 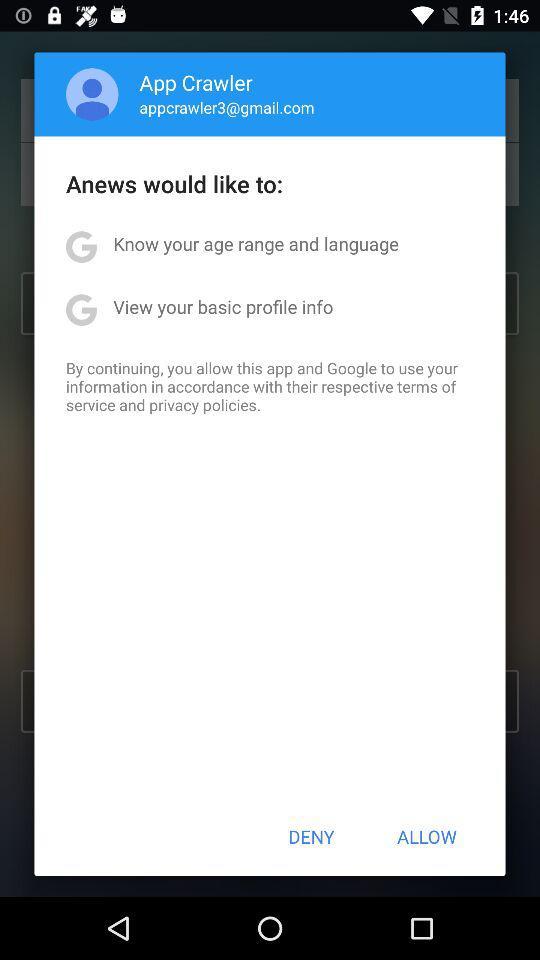 I want to click on the app next to the app crawler, so click(x=91, y=94).